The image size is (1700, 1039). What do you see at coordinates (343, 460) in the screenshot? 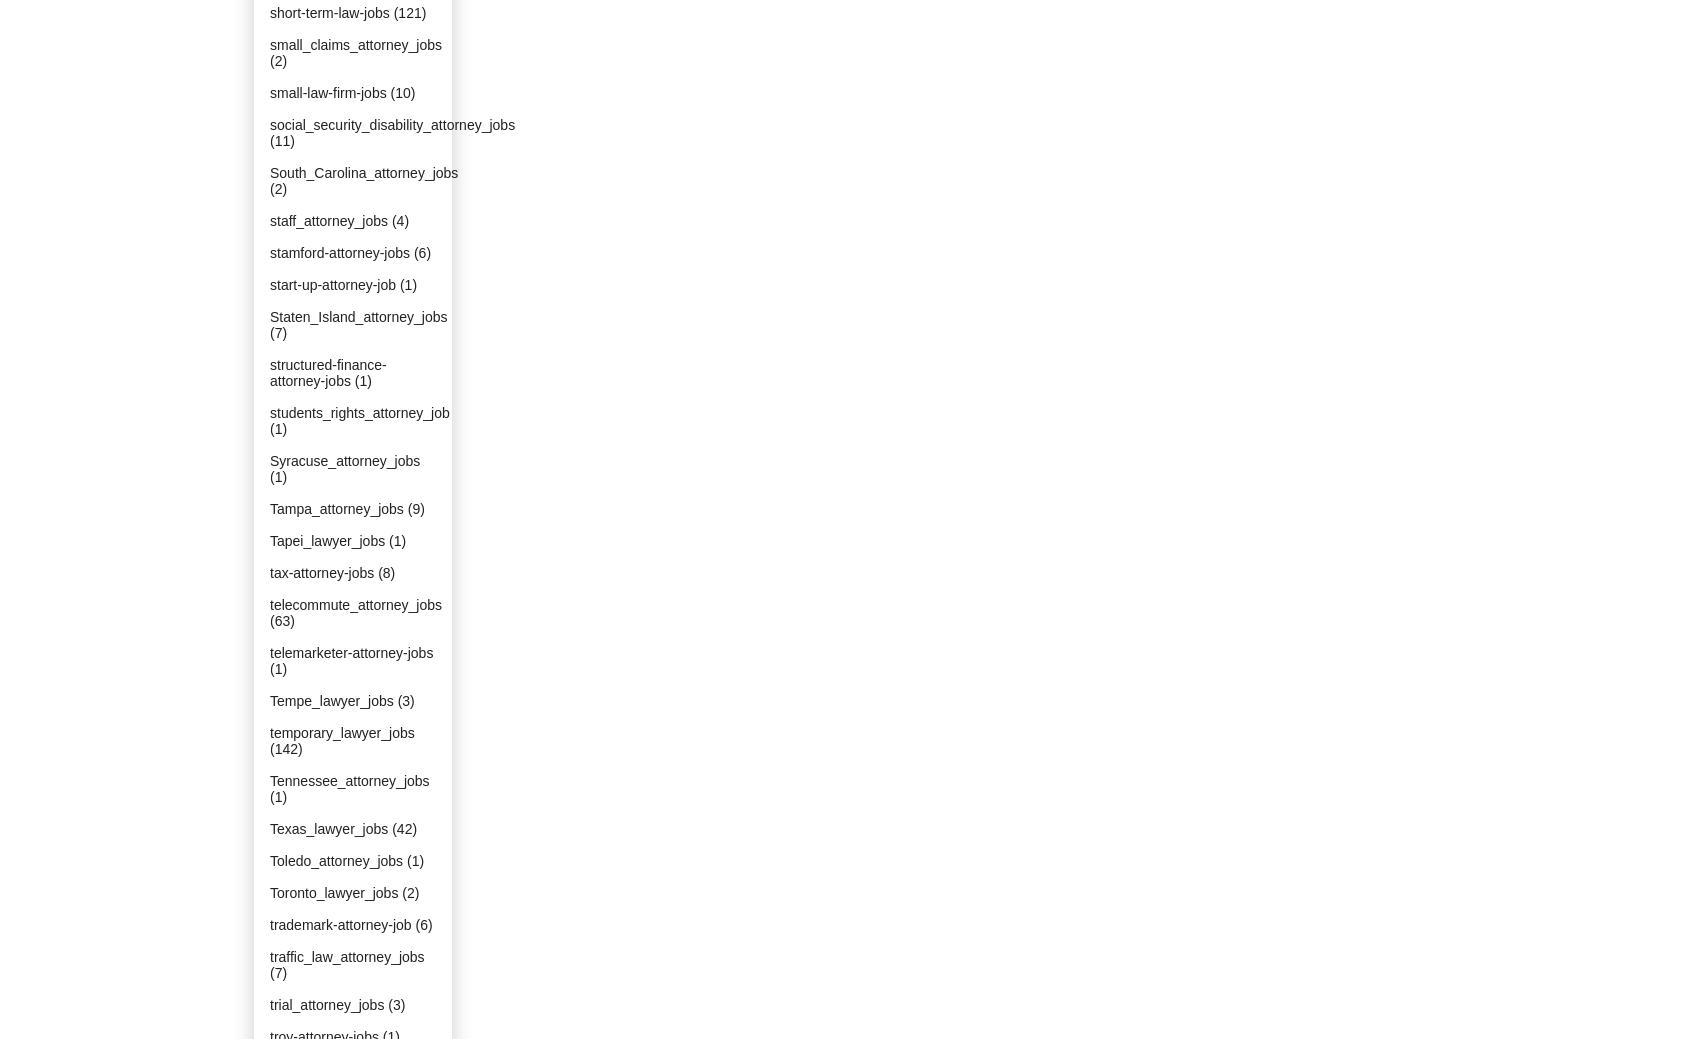
I see `'Syracuse_attorney_jobs'` at bounding box center [343, 460].